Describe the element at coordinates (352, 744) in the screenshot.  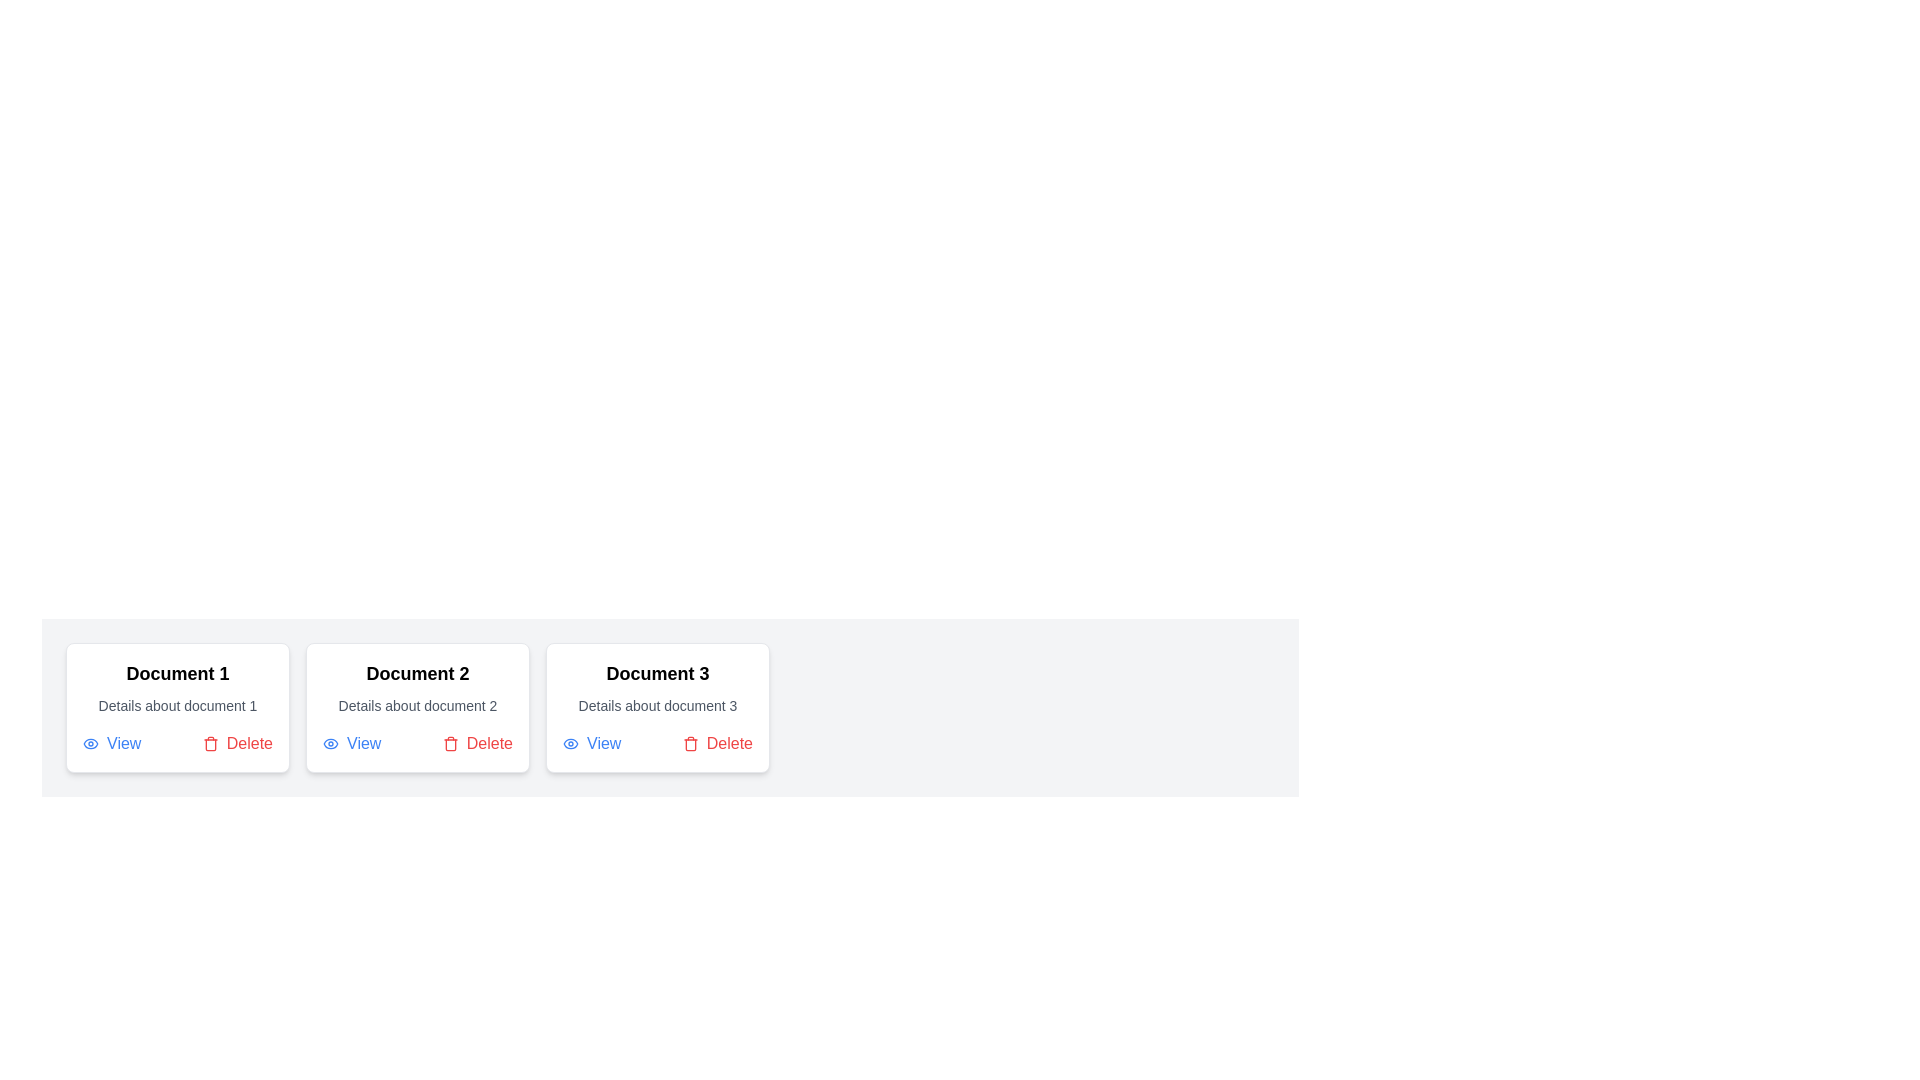
I see `the 'View' button-like interactive text with an eye-shaped icon located in the second column of the three-column layout for 'Document 2' to possibly see a tooltip` at that location.